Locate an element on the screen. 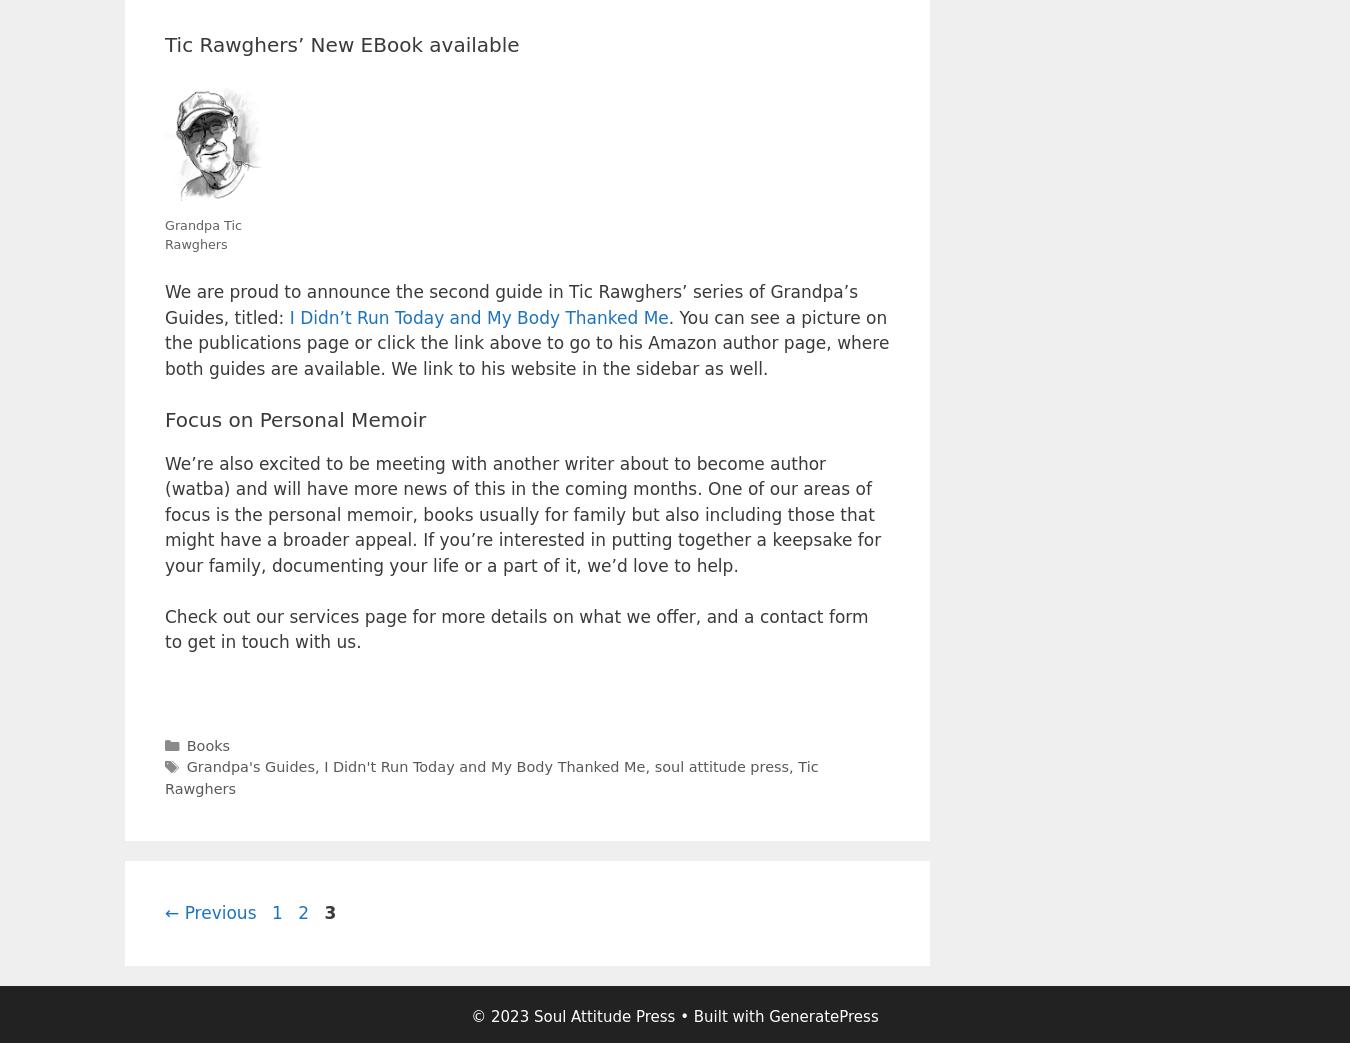 The width and height of the screenshot is (1350, 1043). 'GeneratePress' is located at coordinates (823, 1017).